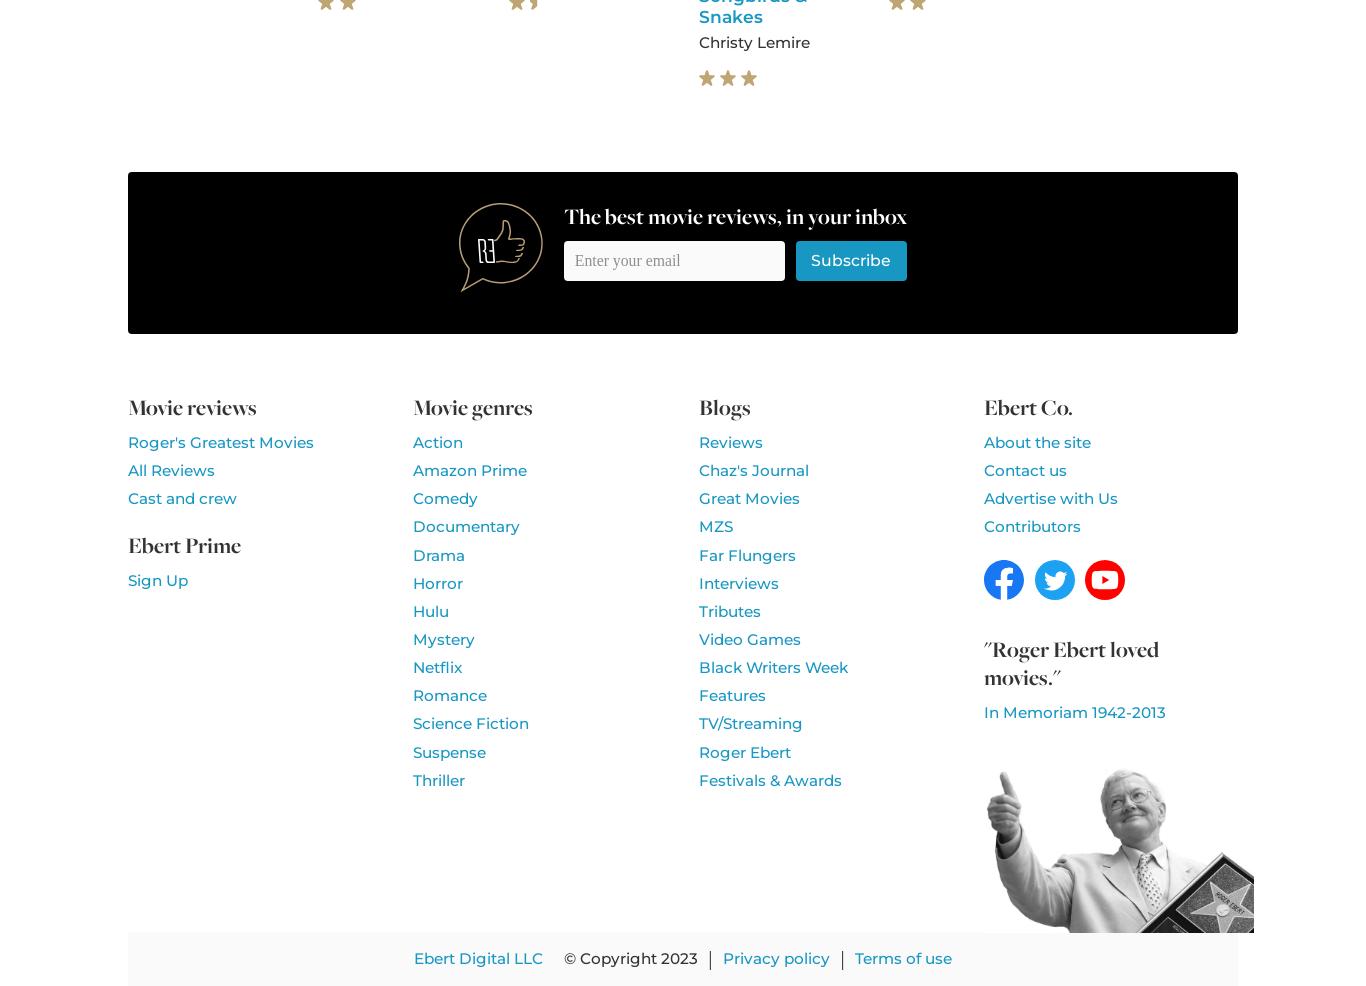  What do you see at coordinates (748, 639) in the screenshot?
I see `'Video Games'` at bounding box center [748, 639].